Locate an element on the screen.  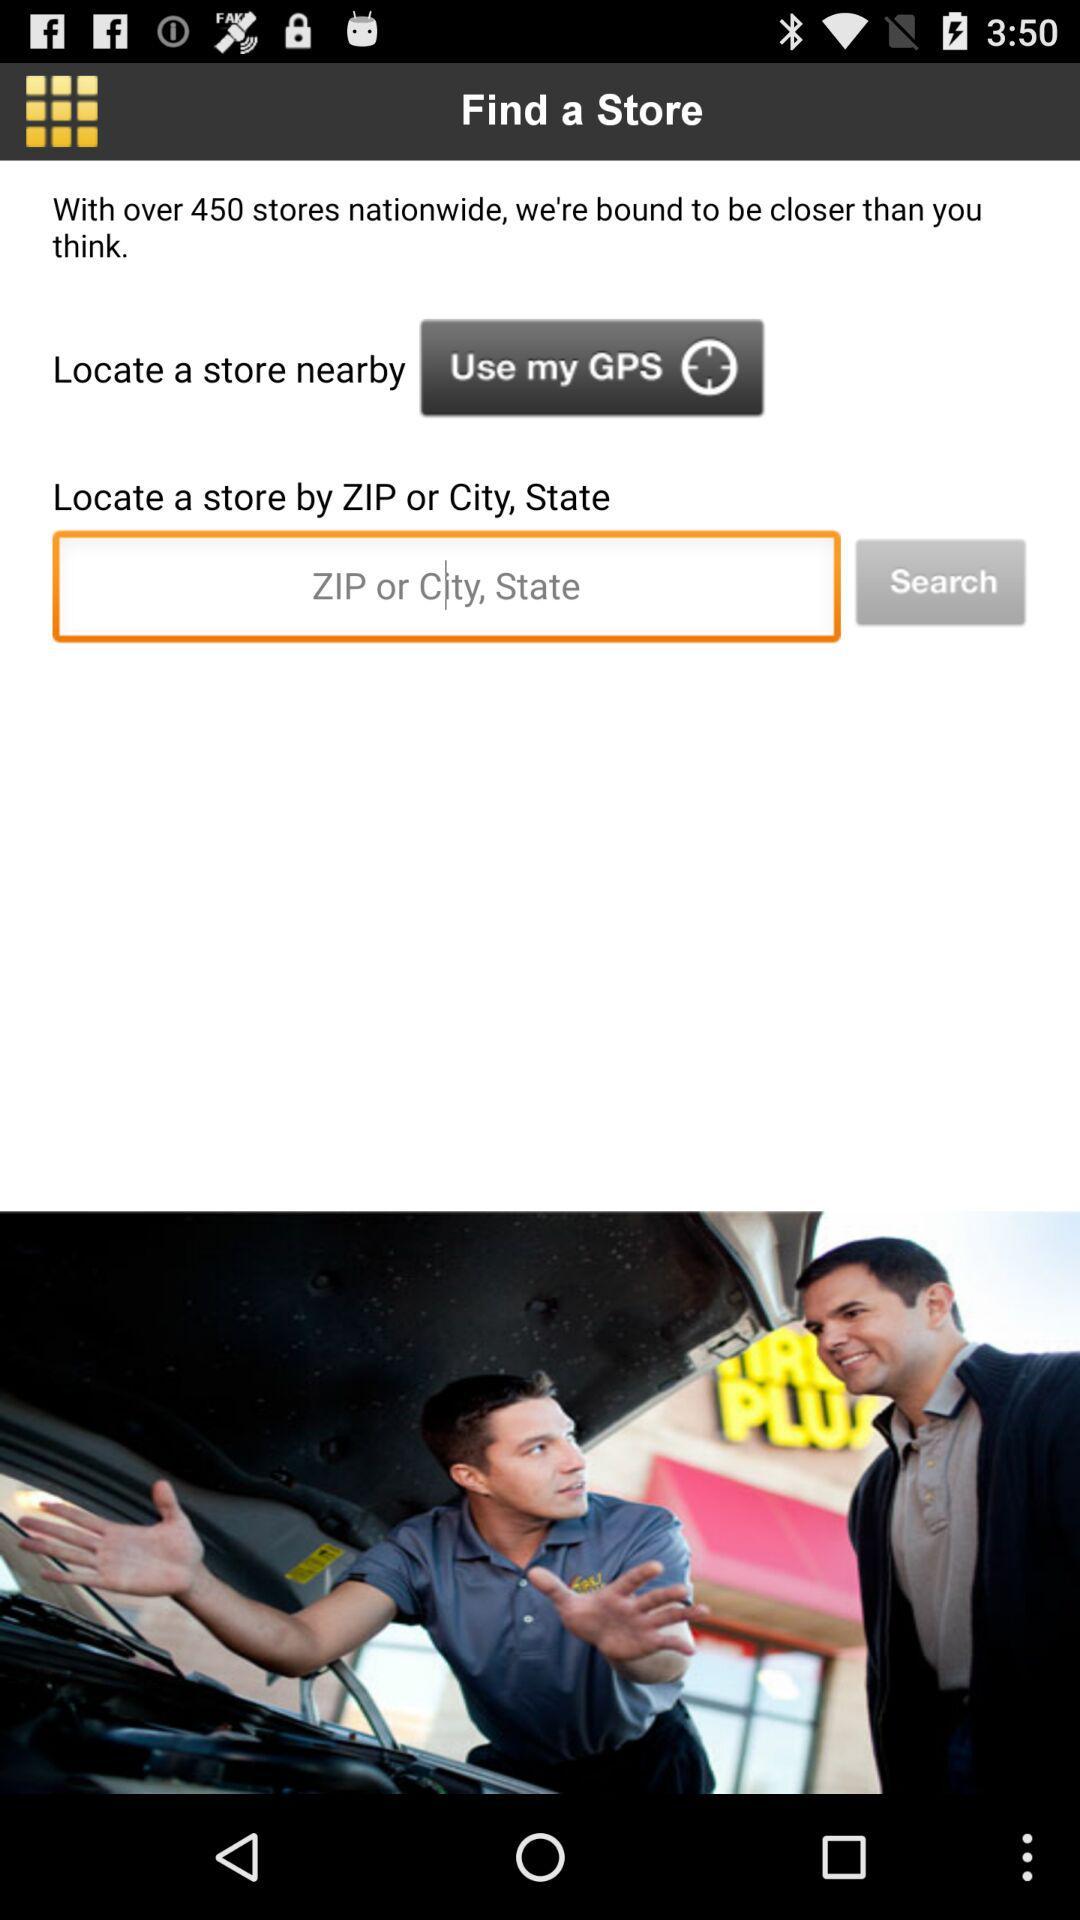
item next to locate a store app is located at coordinates (591, 368).